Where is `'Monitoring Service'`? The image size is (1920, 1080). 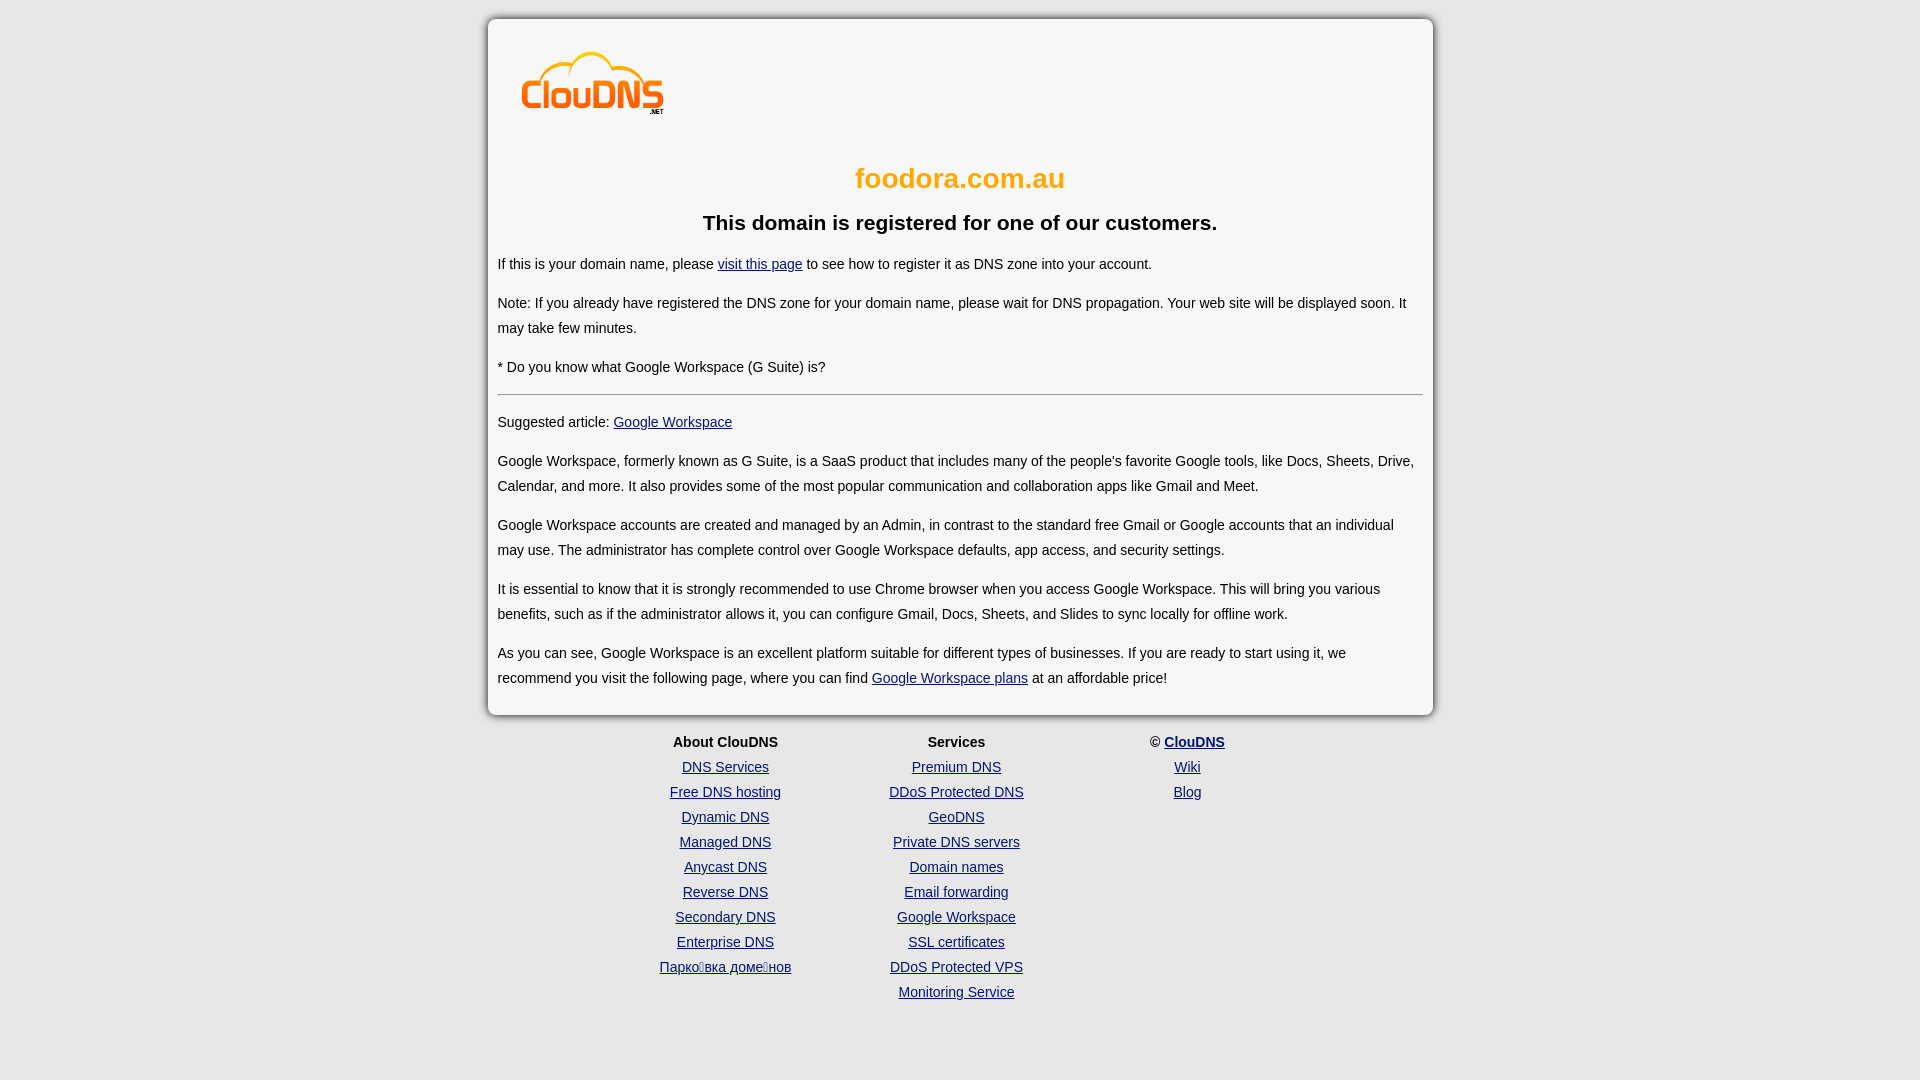 'Monitoring Service' is located at coordinates (955, 991).